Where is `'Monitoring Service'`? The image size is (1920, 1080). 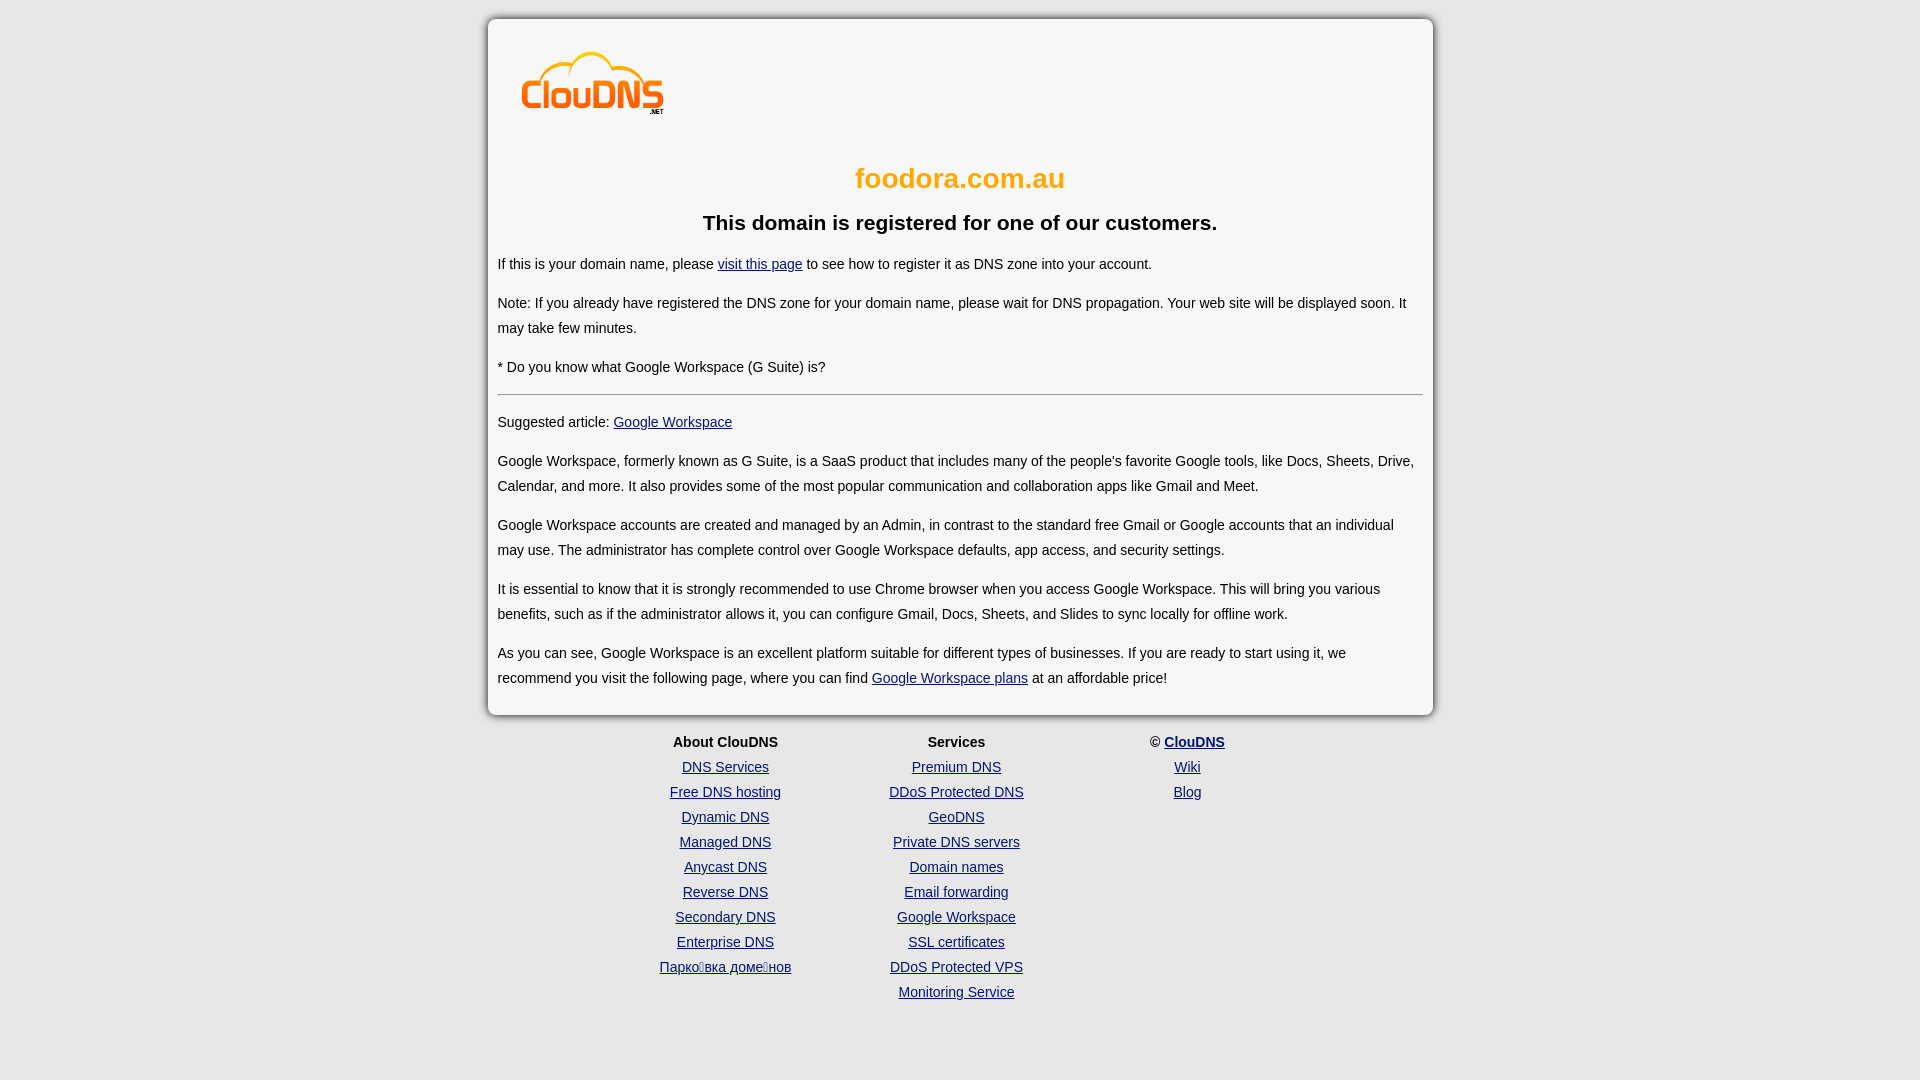 'Monitoring Service' is located at coordinates (955, 991).